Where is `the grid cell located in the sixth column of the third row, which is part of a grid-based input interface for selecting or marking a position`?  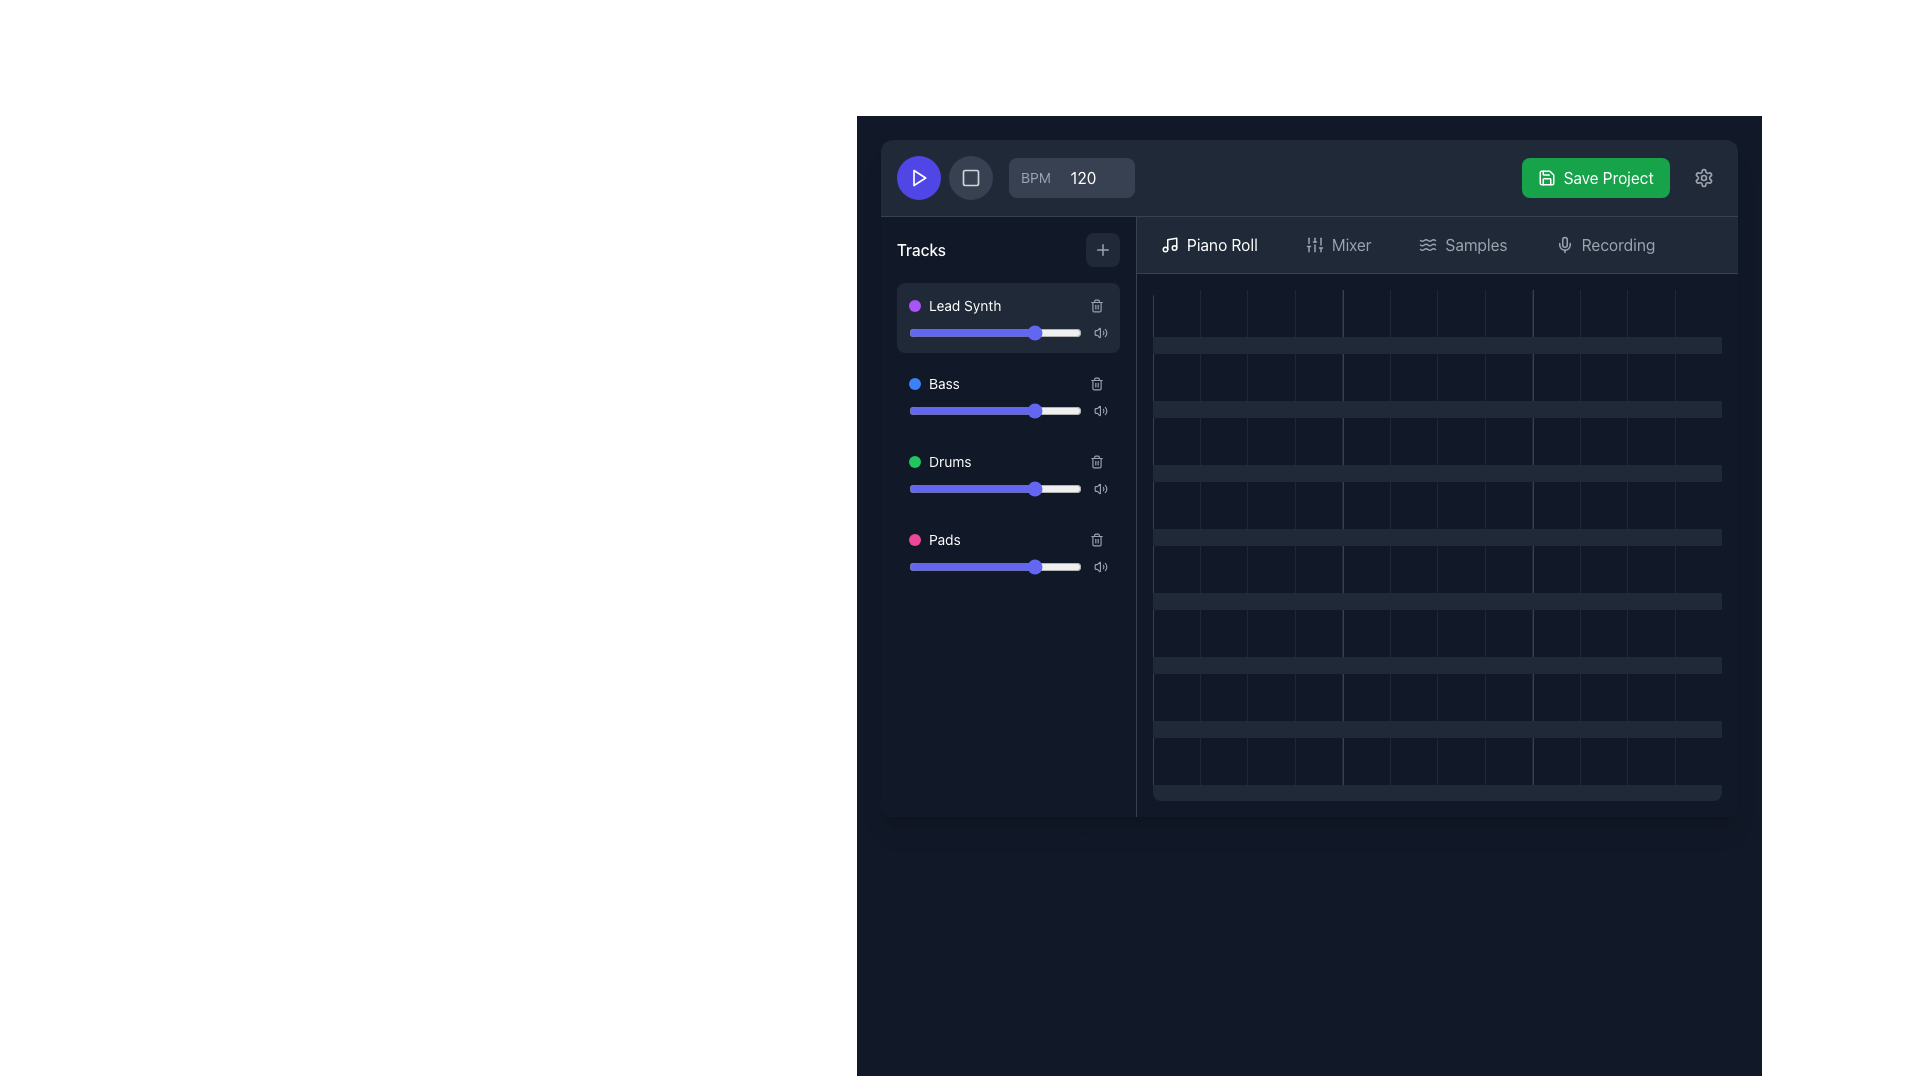 the grid cell located in the sixth column of the third row, which is part of a grid-based input interface for selecting or marking a position is located at coordinates (1412, 569).